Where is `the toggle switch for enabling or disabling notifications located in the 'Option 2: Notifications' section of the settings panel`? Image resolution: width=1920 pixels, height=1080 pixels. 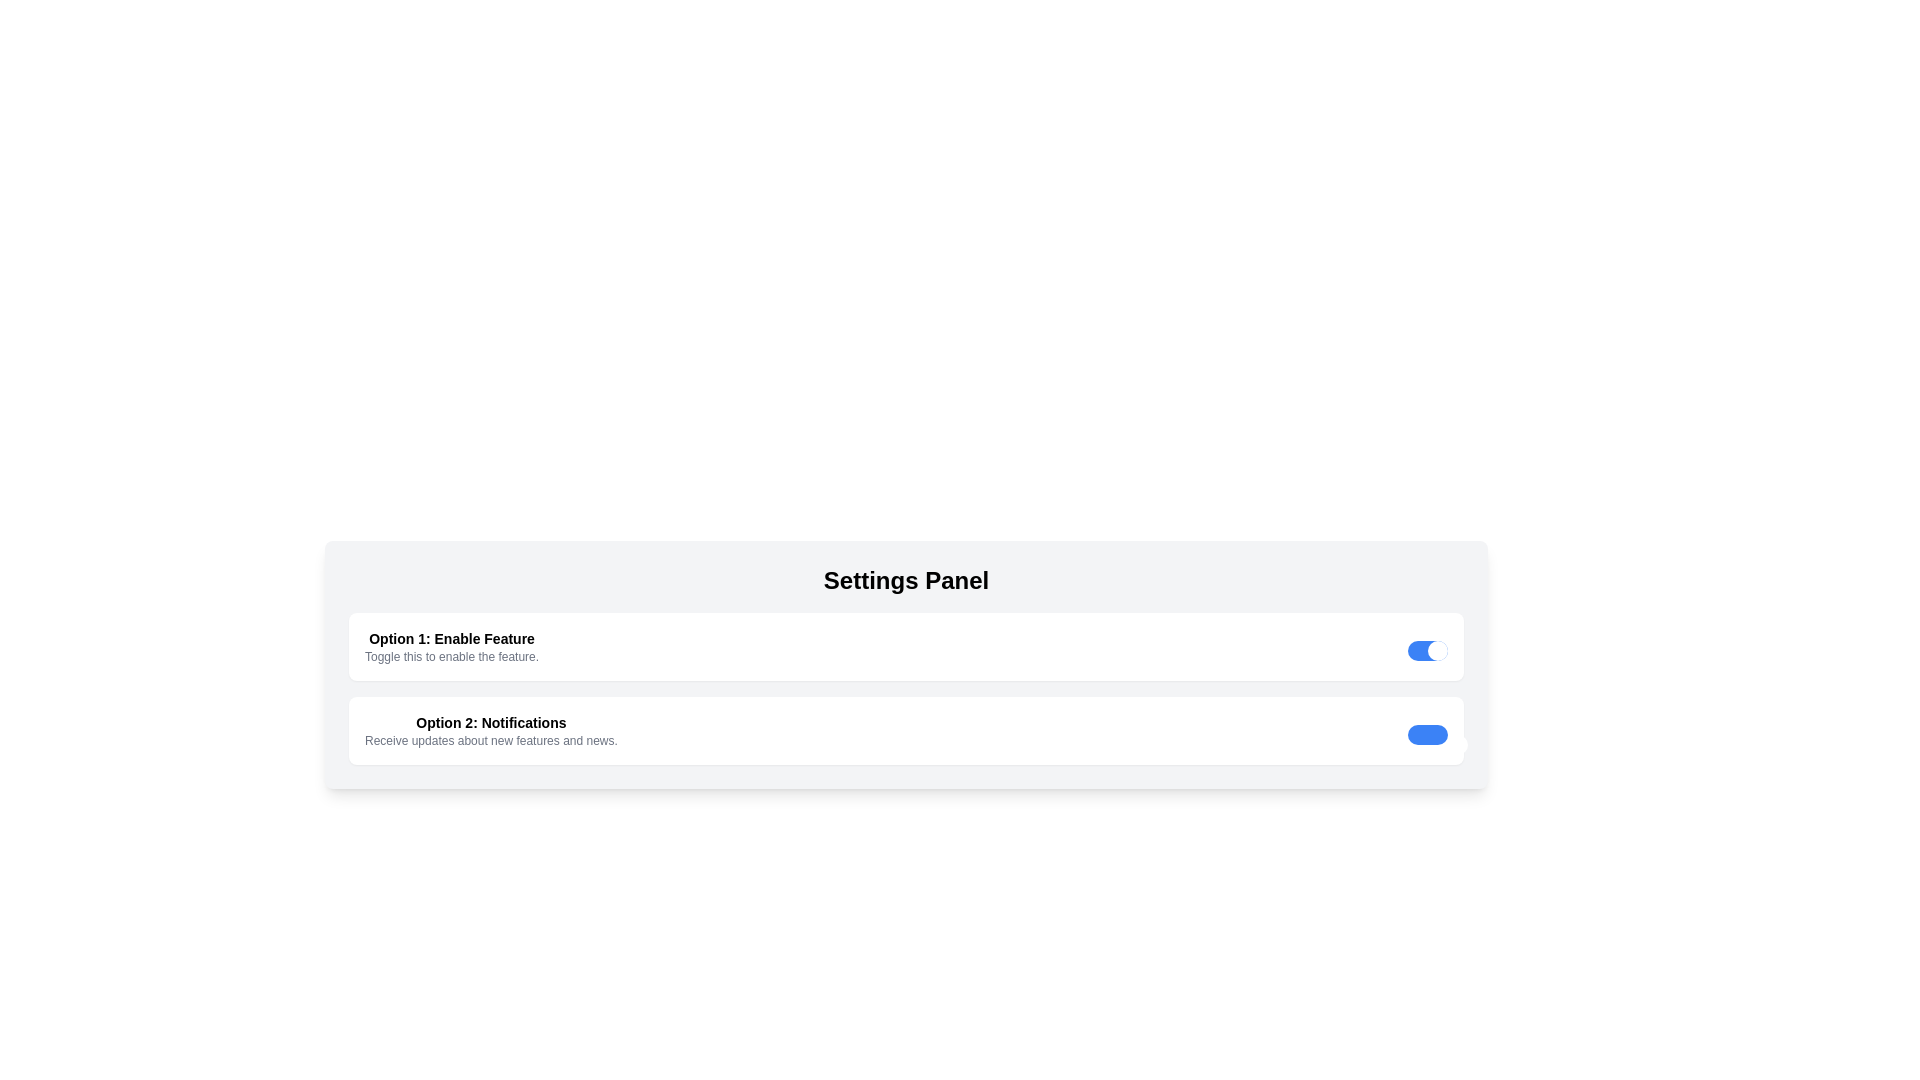
the toggle switch for enabling or disabling notifications located in the 'Option 2: Notifications' section of the settings panel is located at coordinates (1427, 735).